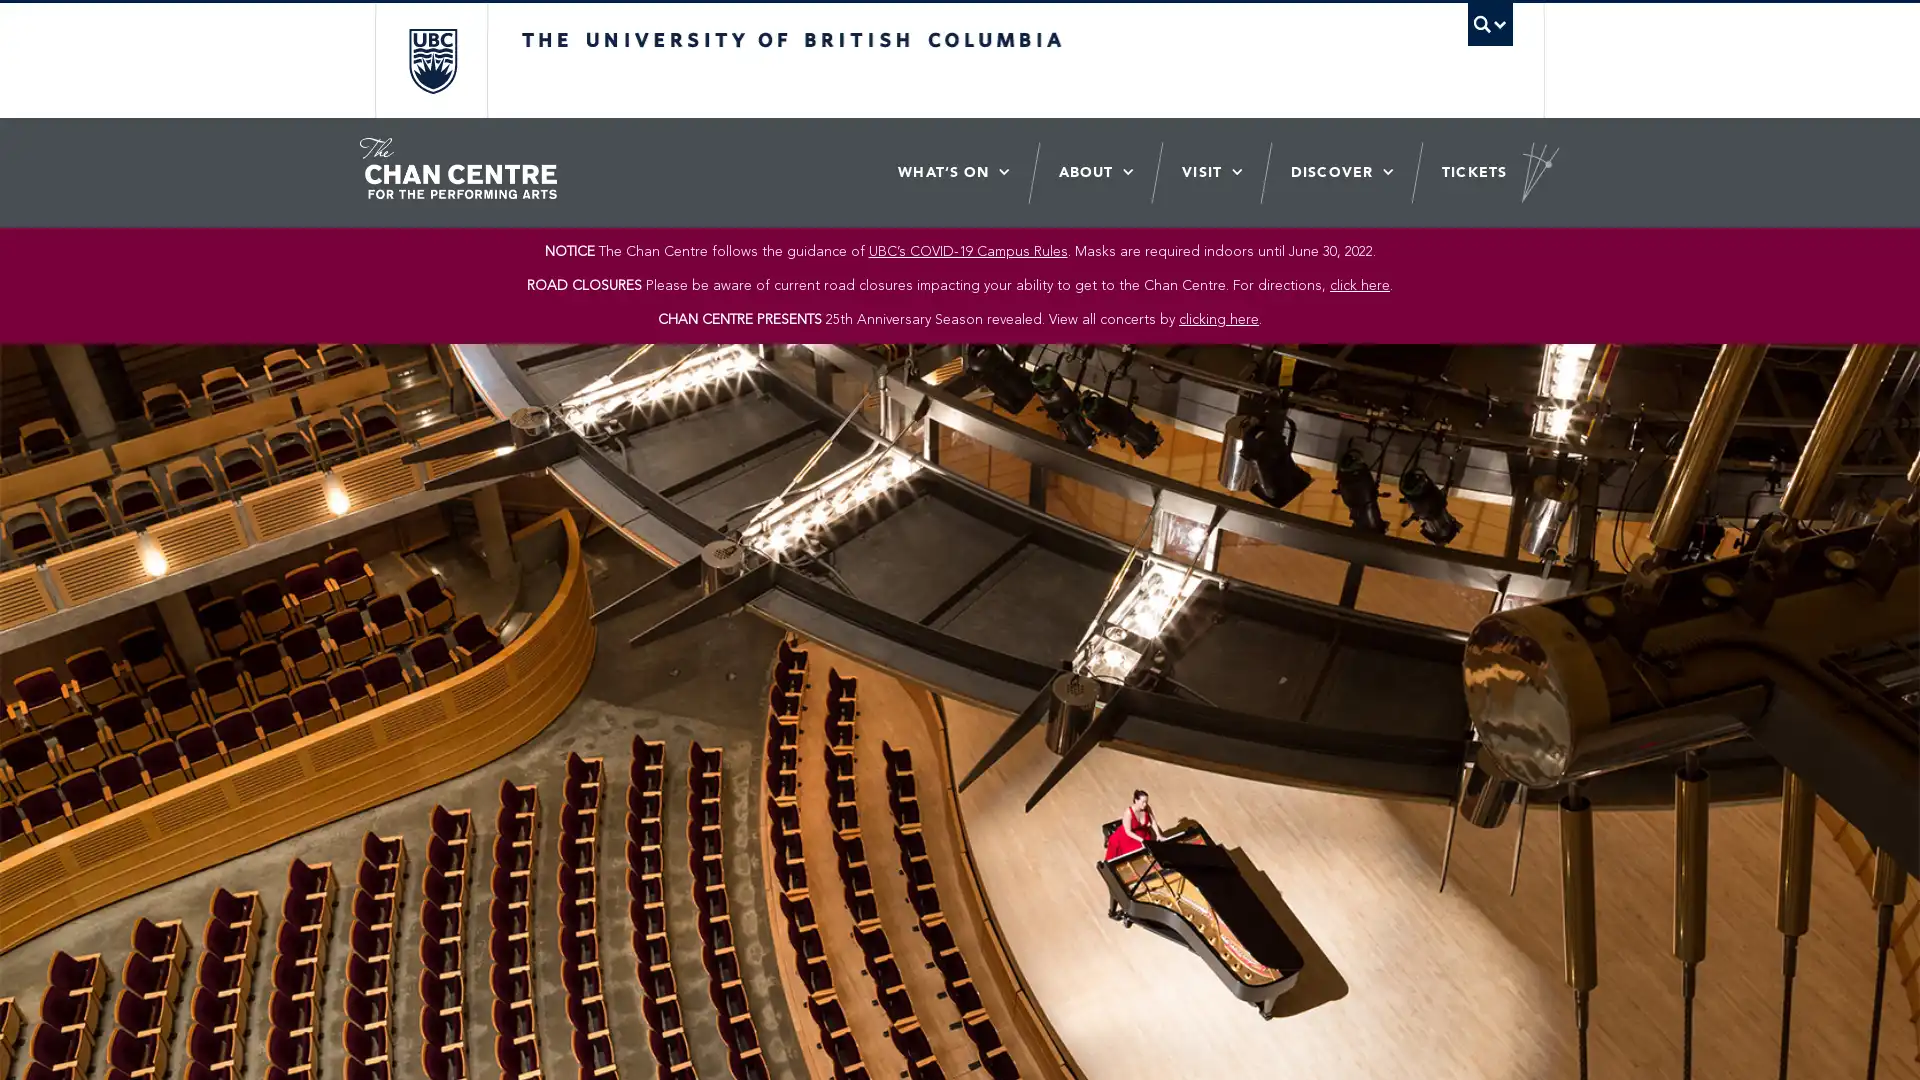 This screenshot has height=1080, width=1920. I want to click on UBC Search, so click(1489, 24).